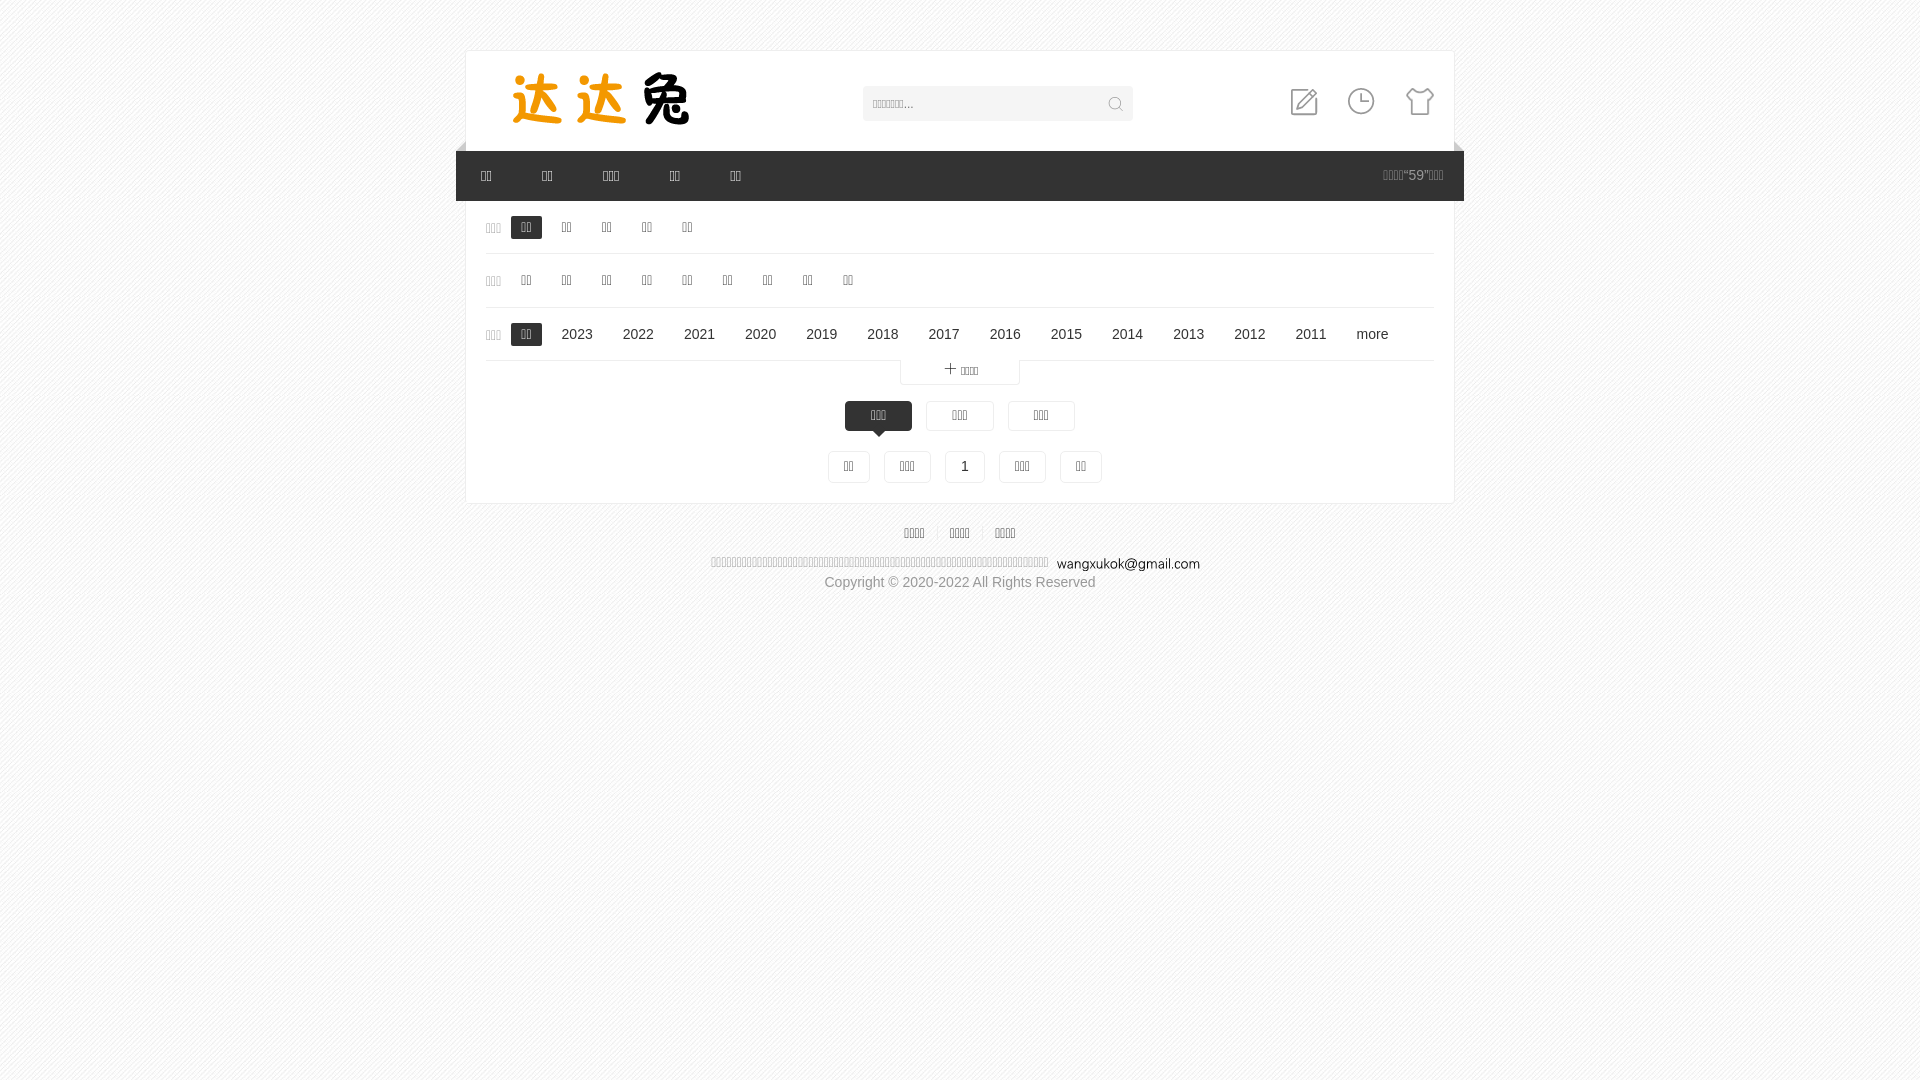  What do you see at coordinates (1127, 334) in the screenshot?
I see `'2014'` at bounding box center [1127, 334].